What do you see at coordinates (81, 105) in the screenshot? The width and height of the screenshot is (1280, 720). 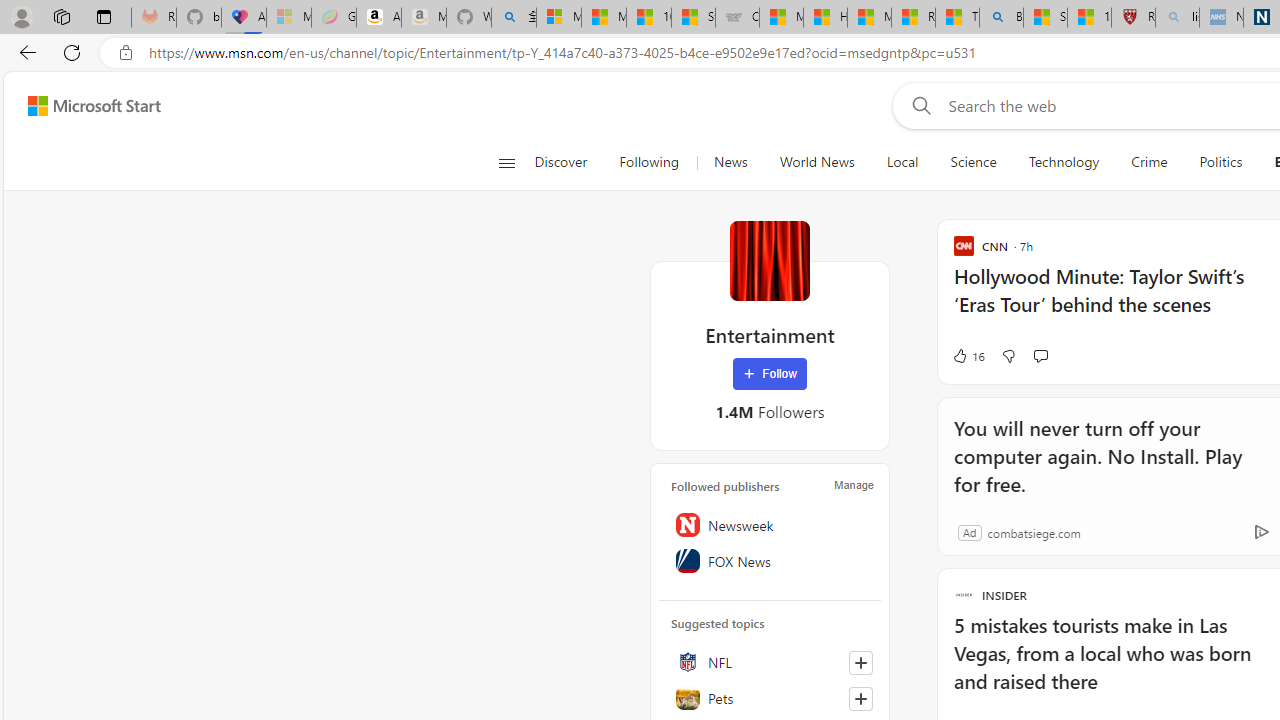 I see `'Skip to footer'` at bounding box center [81, 105].